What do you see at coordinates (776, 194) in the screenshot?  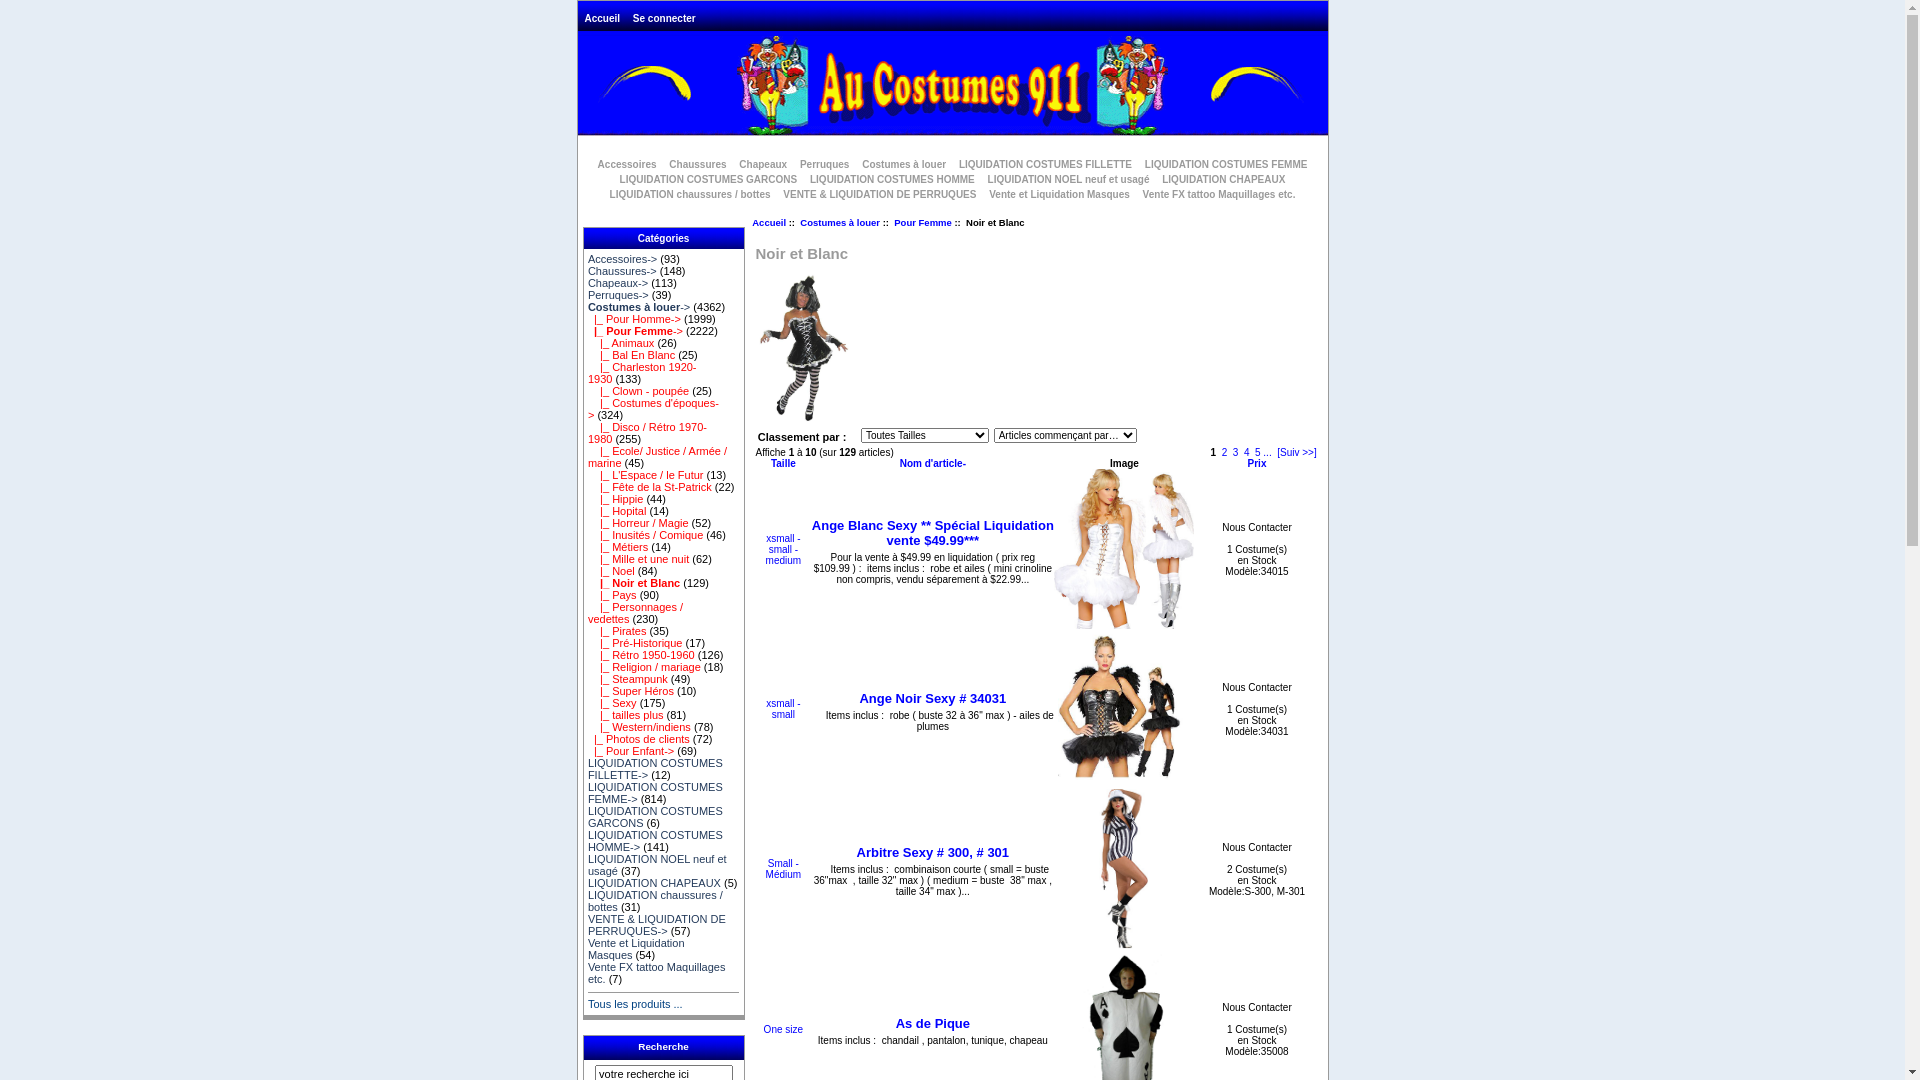 I see `'VENTE & LIQUIDATION DE PERRUQUES'` at bounding box center [776, 194].